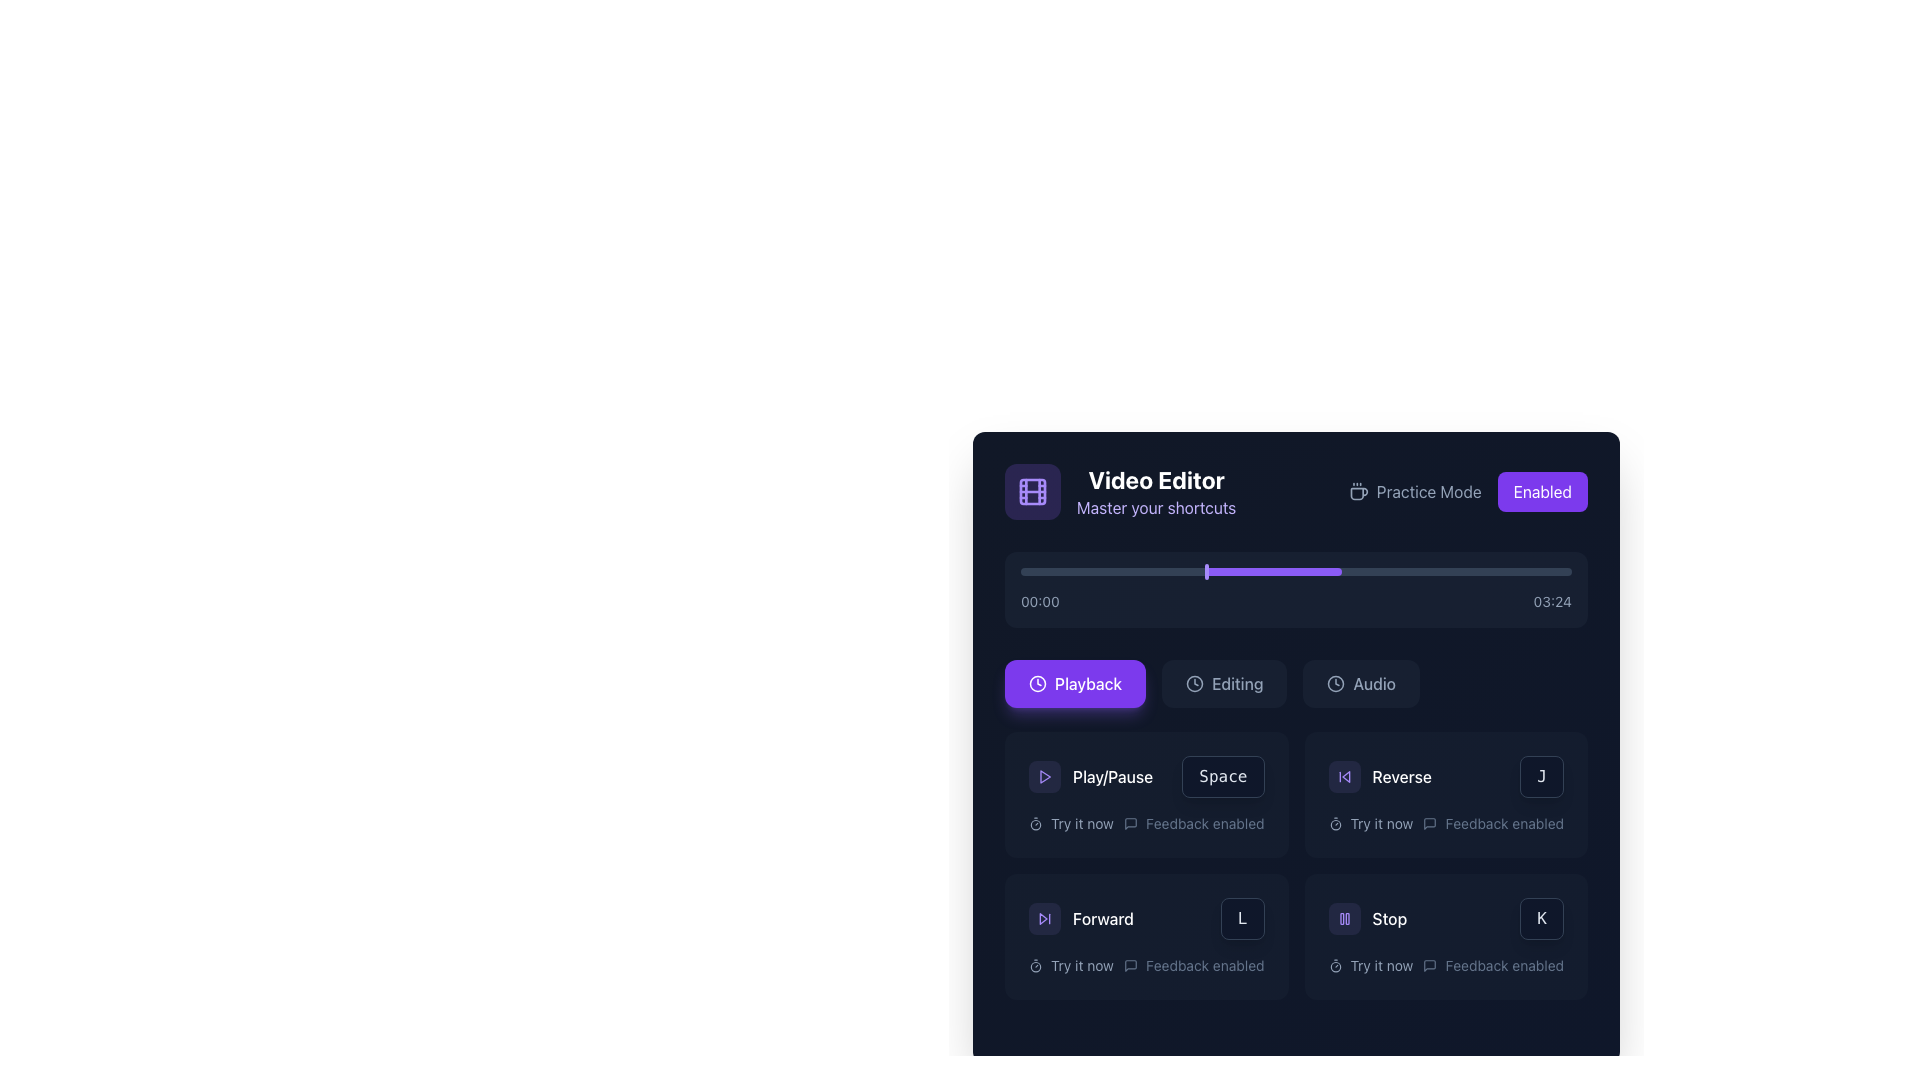  Describe the element at coordinates (1044, 775) in the screenshot. I see `the circular violet button with a play icon` at that location.